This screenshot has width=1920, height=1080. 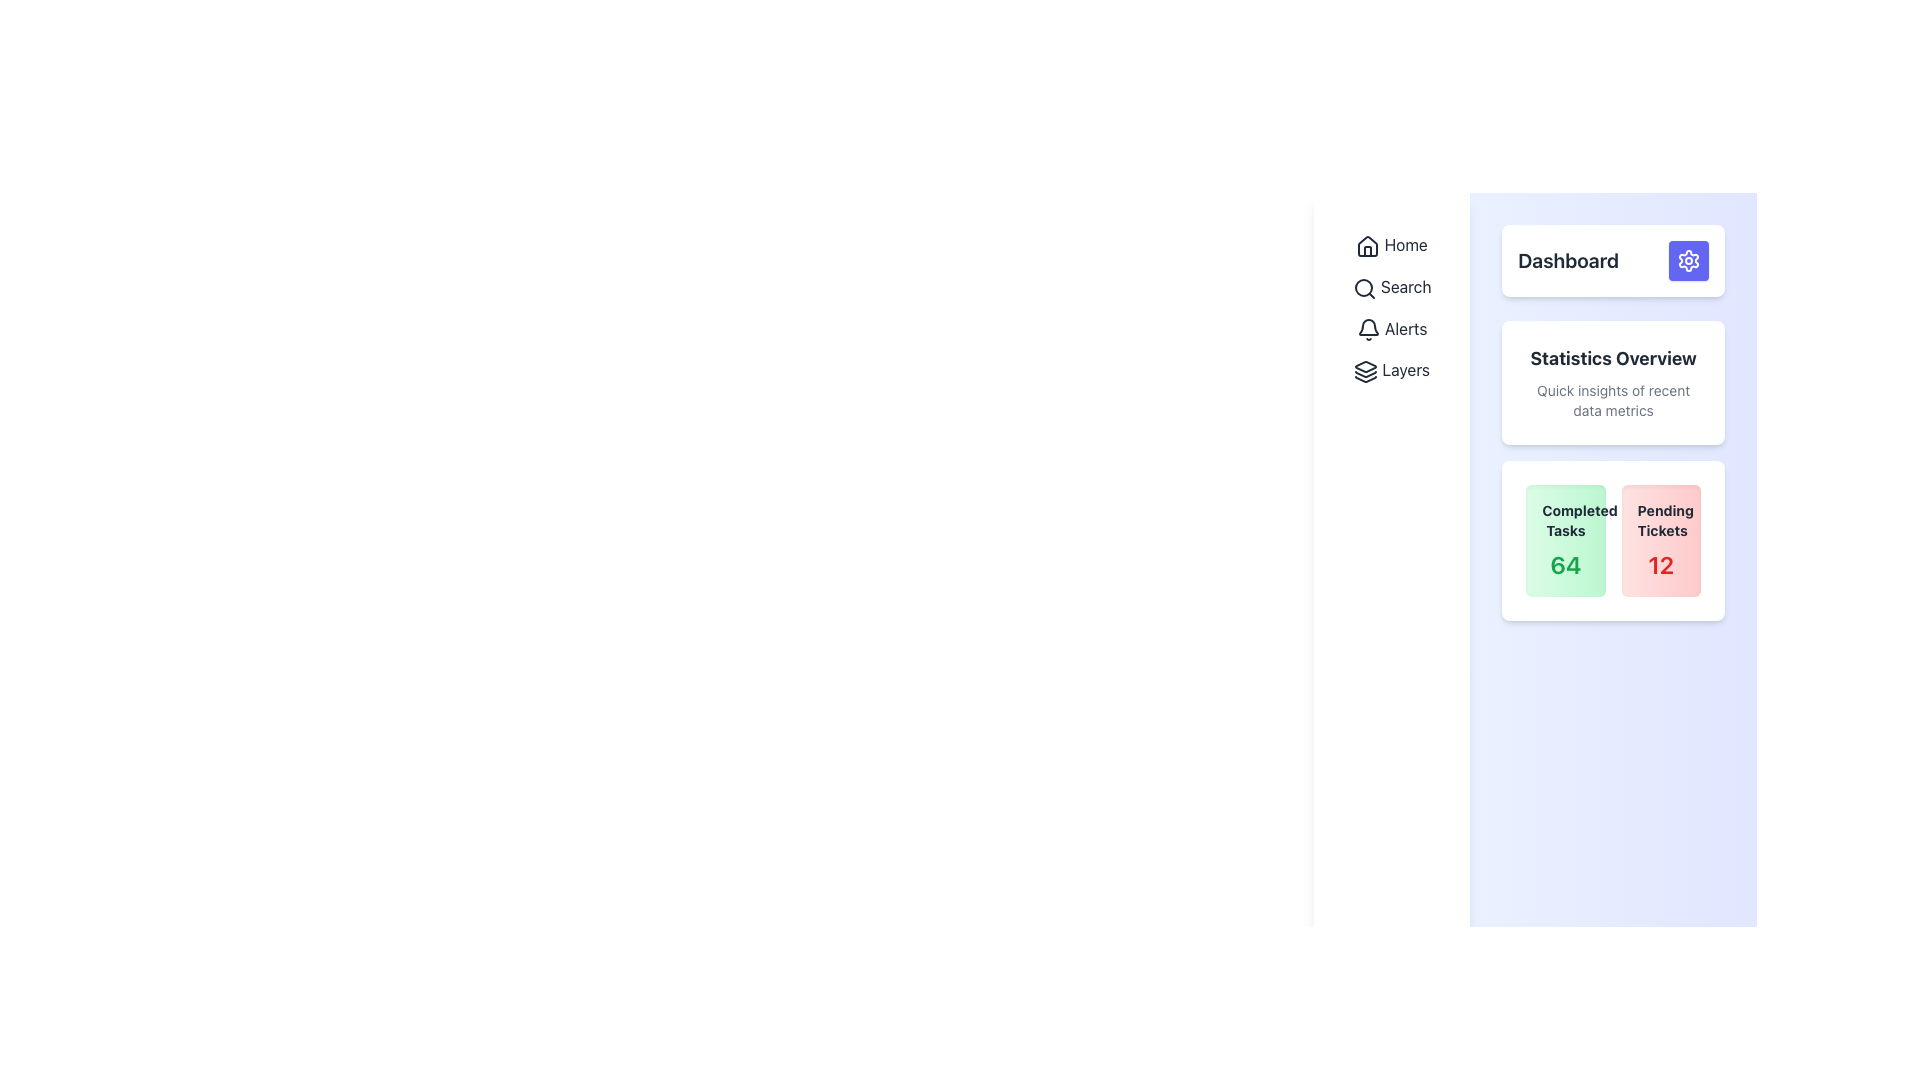 I want to click on the home icon located in the sidebar menu, which is positioned to the left of the text label 'Home', so click(x=1367, y=245).